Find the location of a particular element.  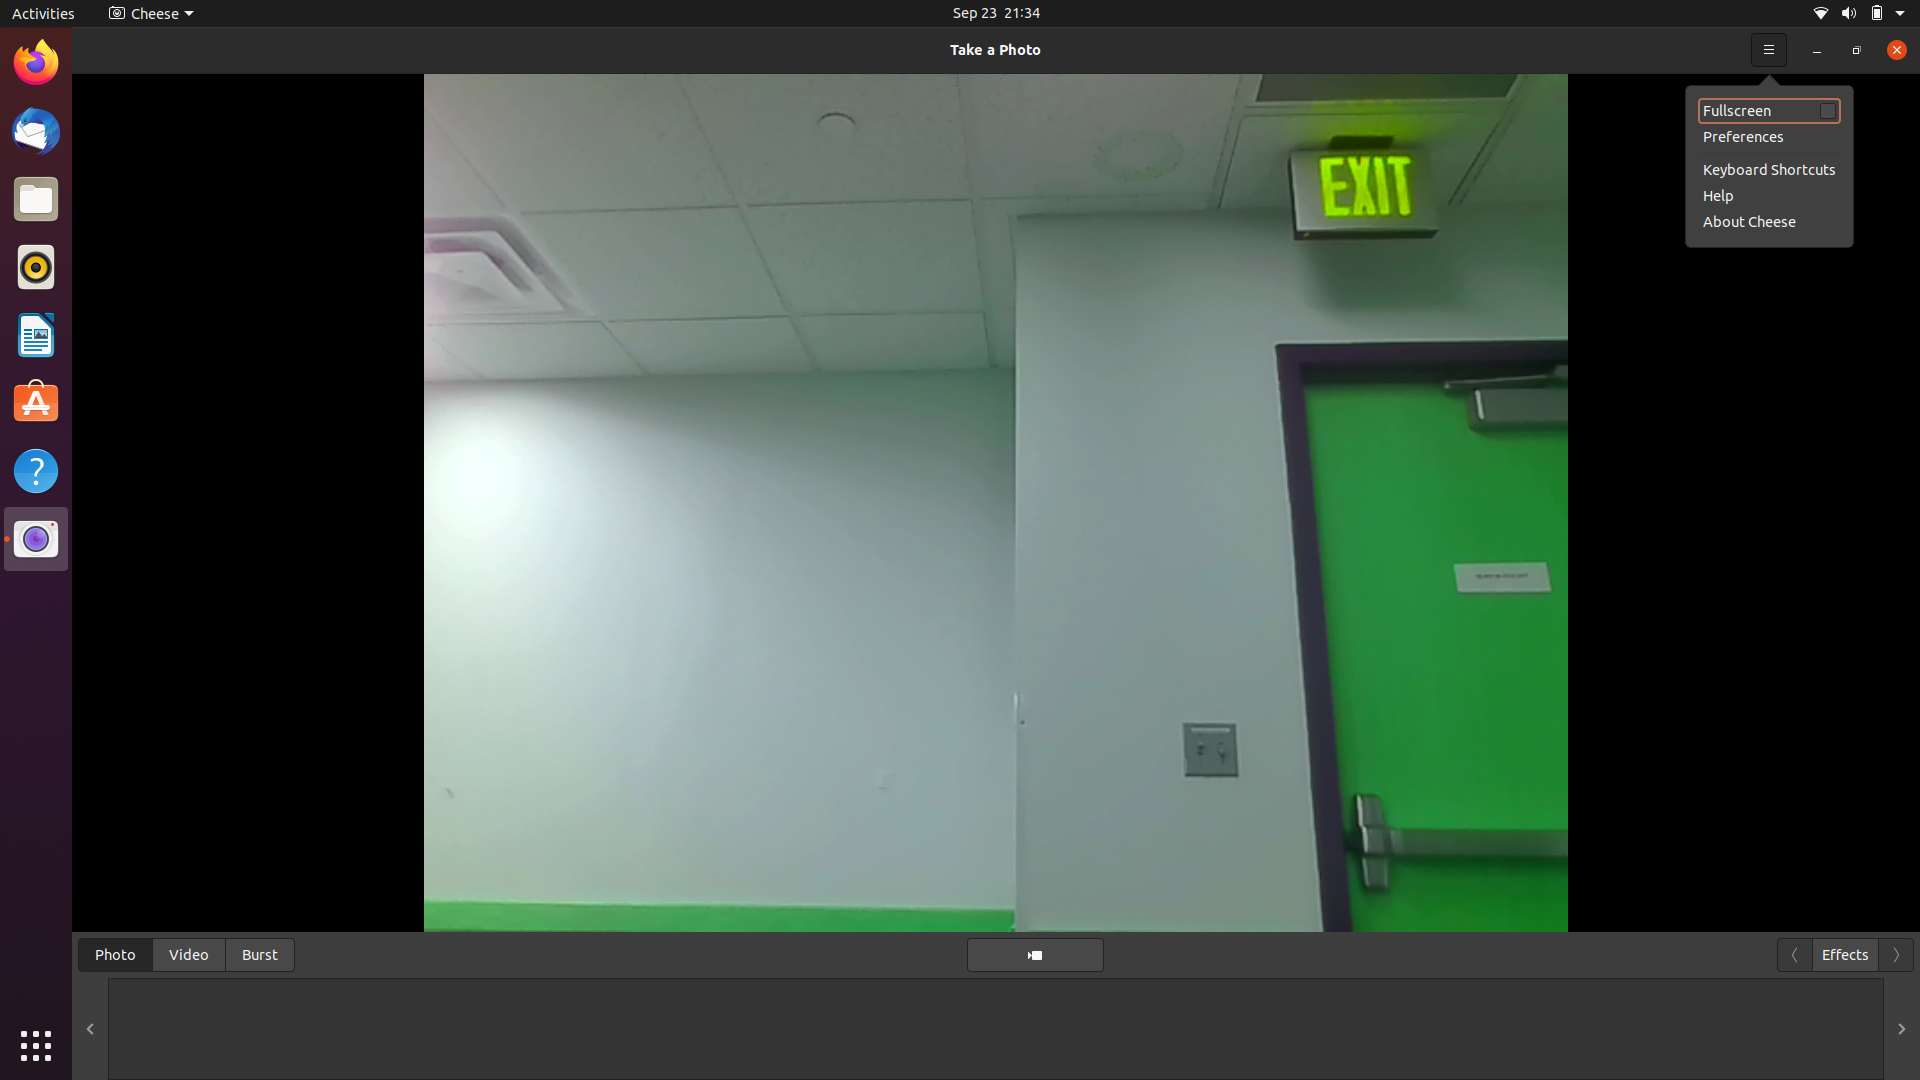

Shut down the camera software interface is located at coordinates (1890, 48).